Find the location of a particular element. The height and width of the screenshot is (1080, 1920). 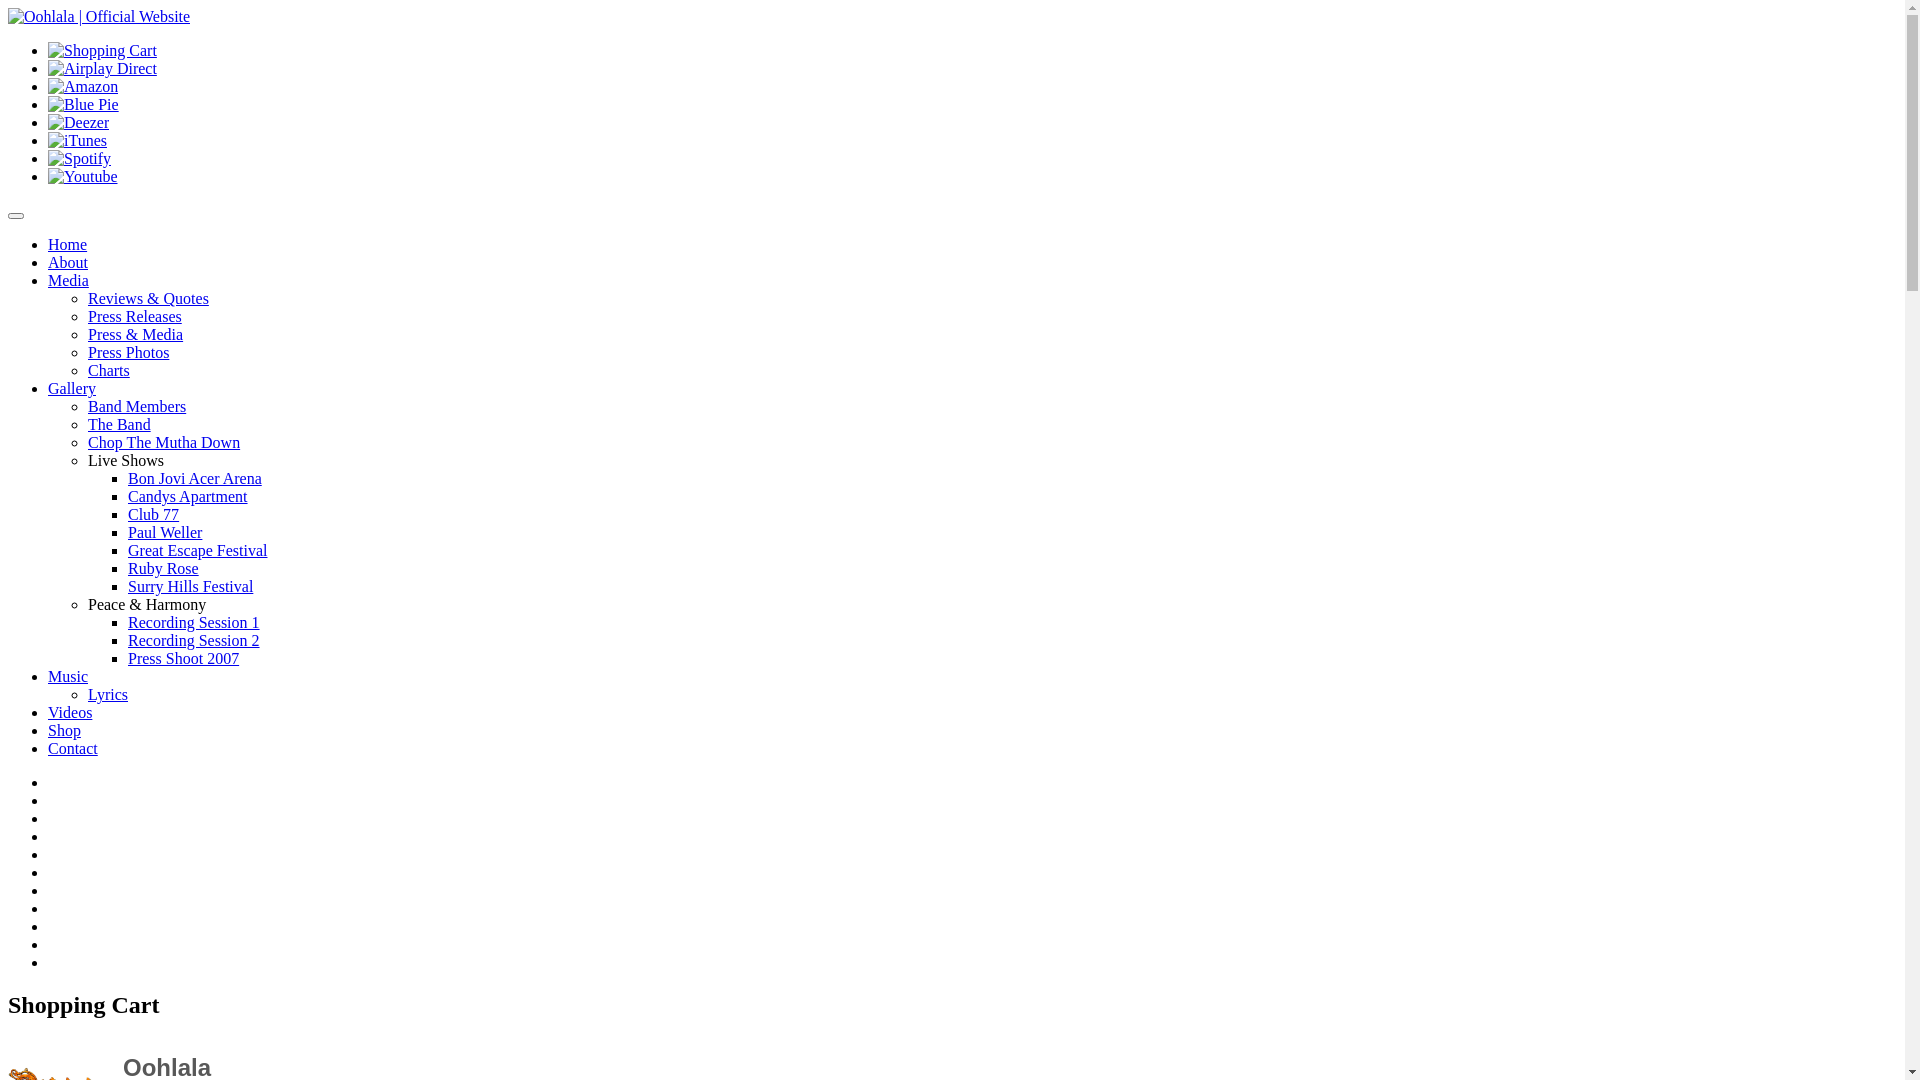

'iTunes' is located at coordinates (48, 140).